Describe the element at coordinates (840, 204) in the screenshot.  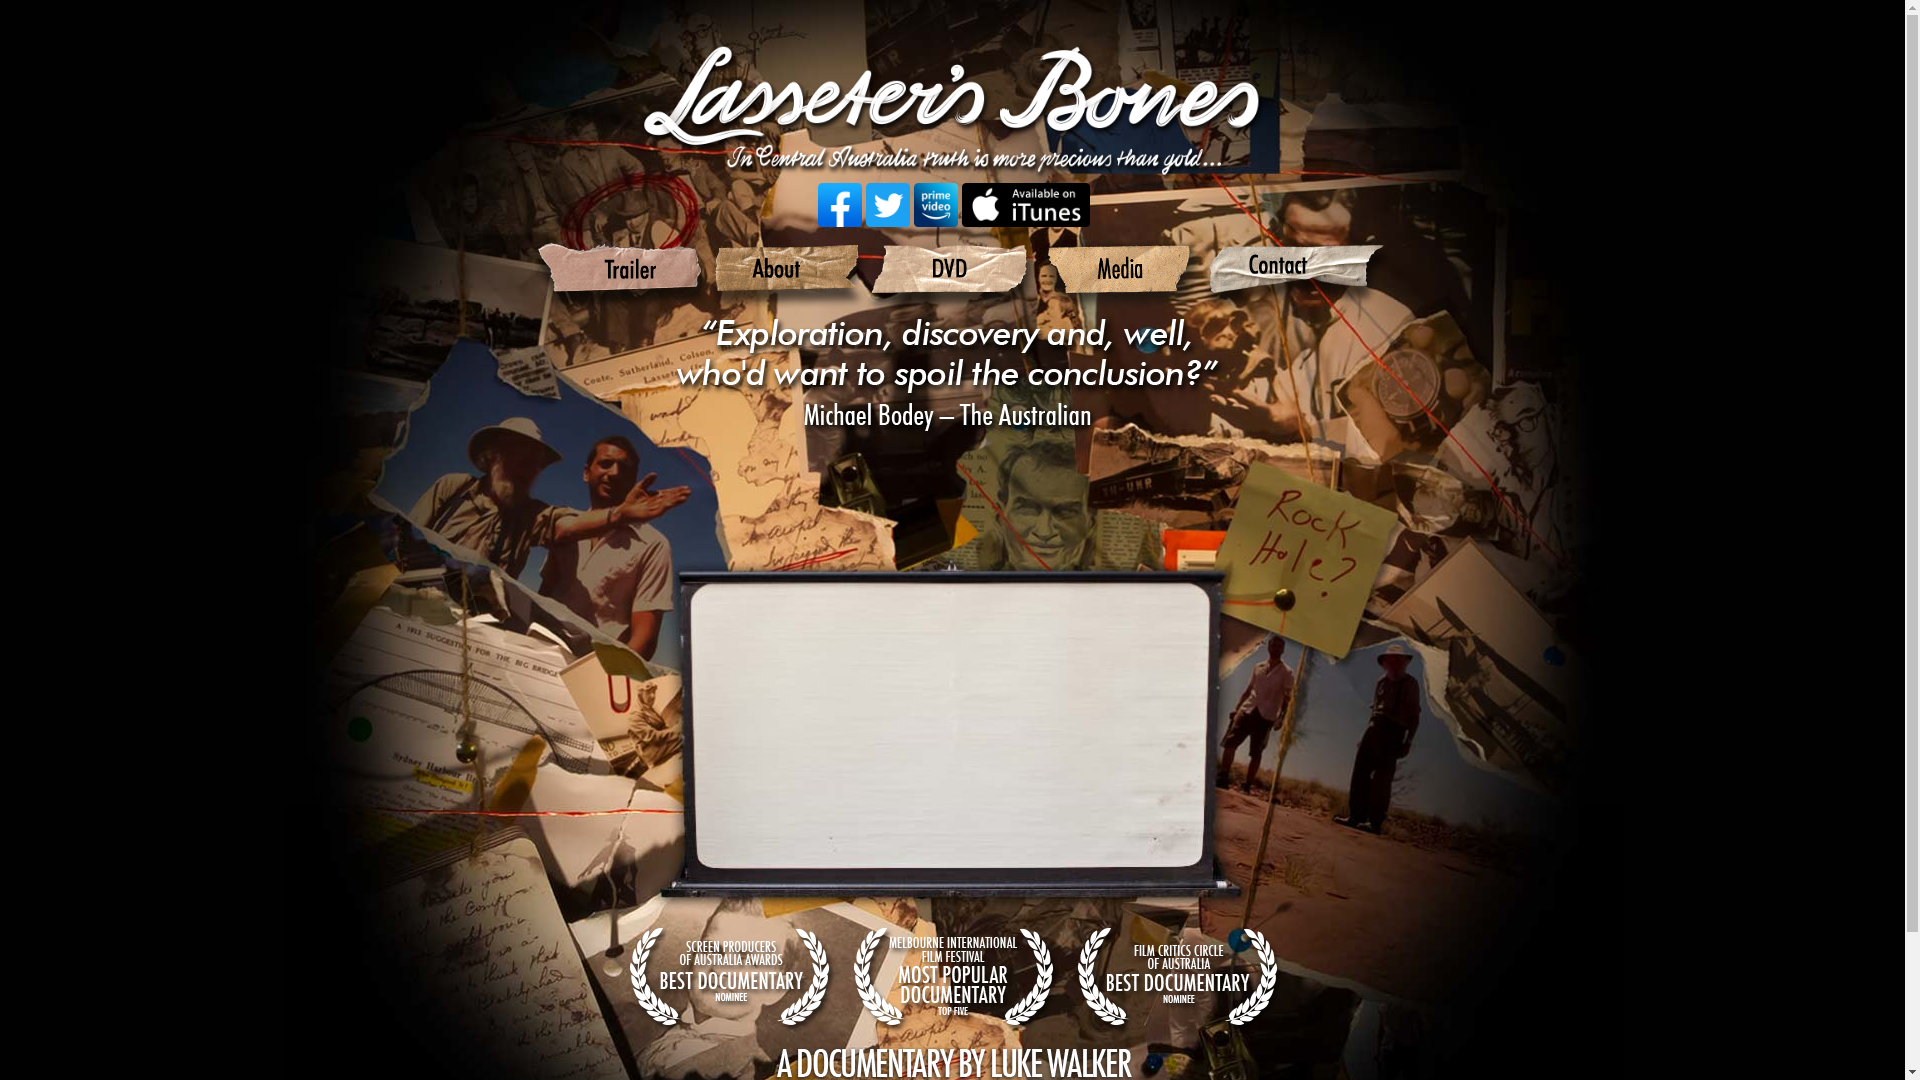
I see `'Lasseters Bones Facebook Page'` at that location.